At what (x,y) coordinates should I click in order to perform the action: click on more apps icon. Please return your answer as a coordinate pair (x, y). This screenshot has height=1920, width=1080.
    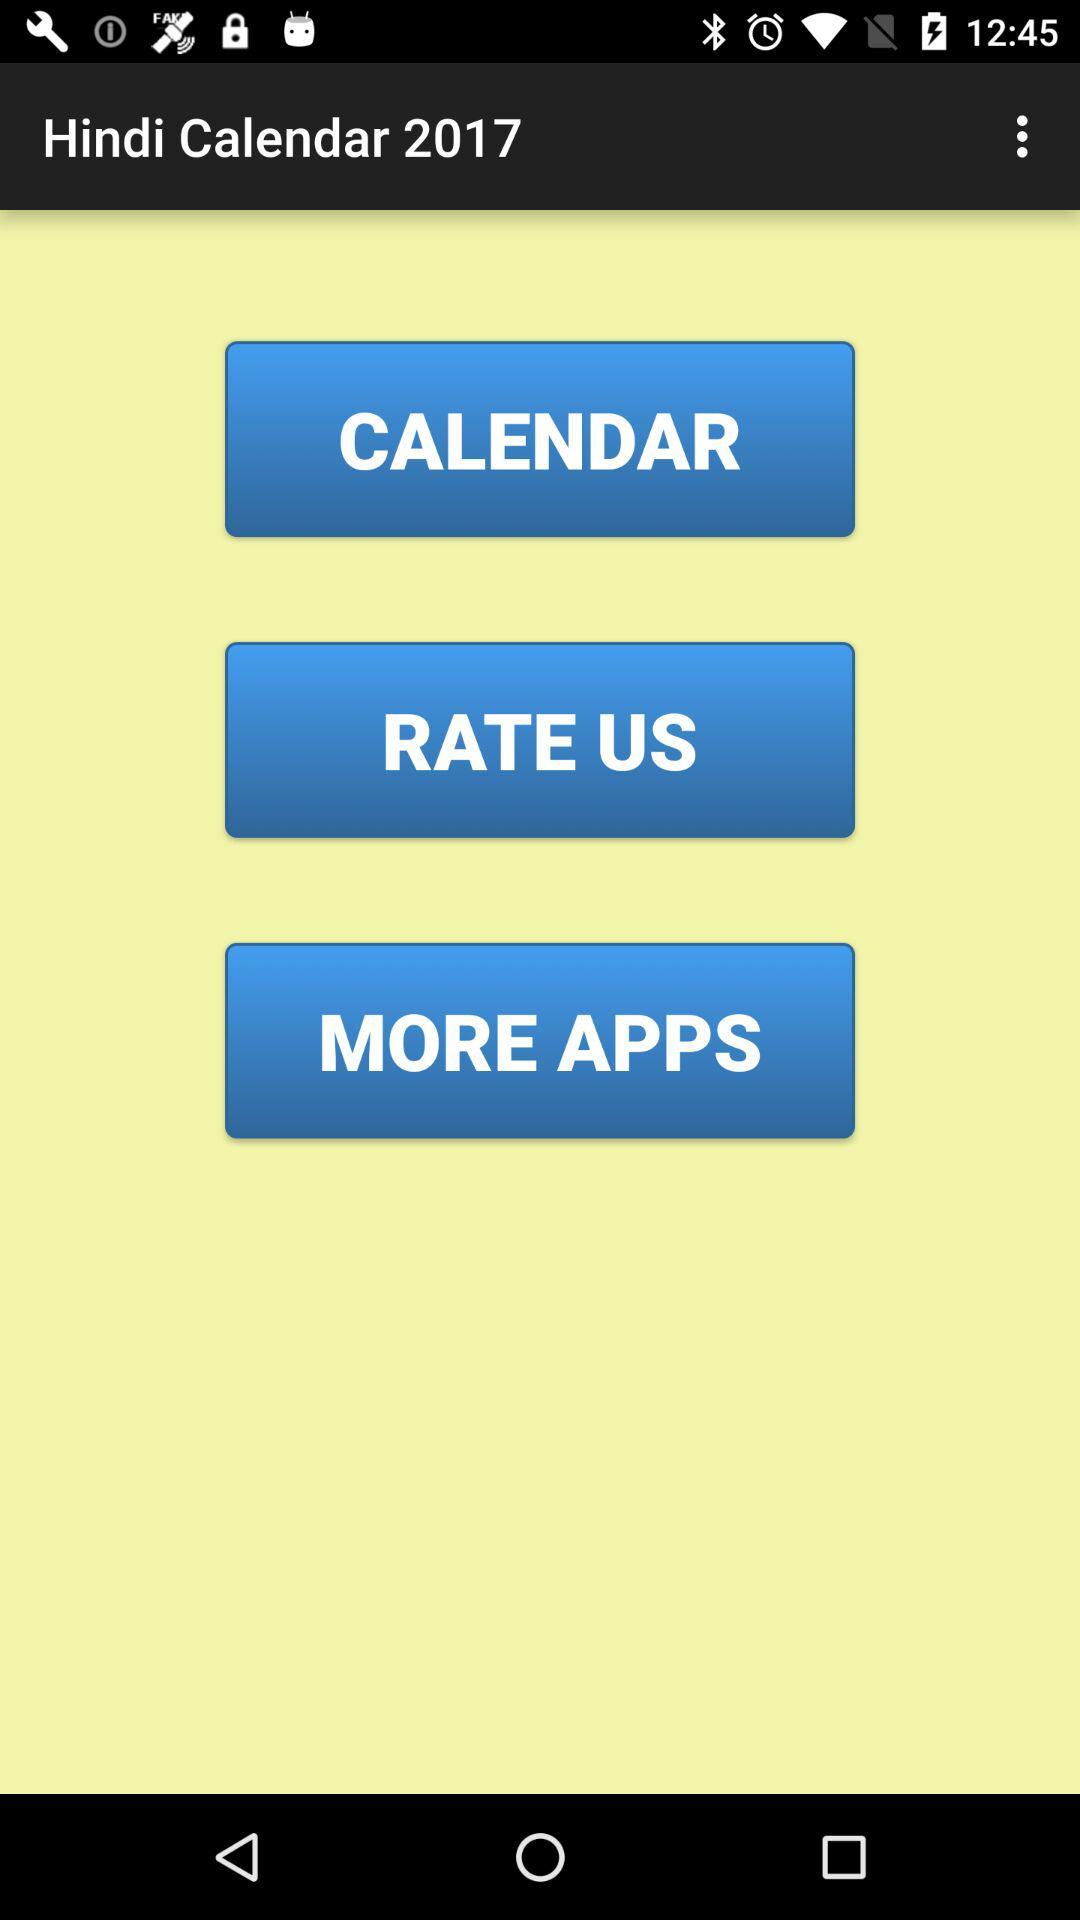
    Looking at the image, I should click on (540, 1040).